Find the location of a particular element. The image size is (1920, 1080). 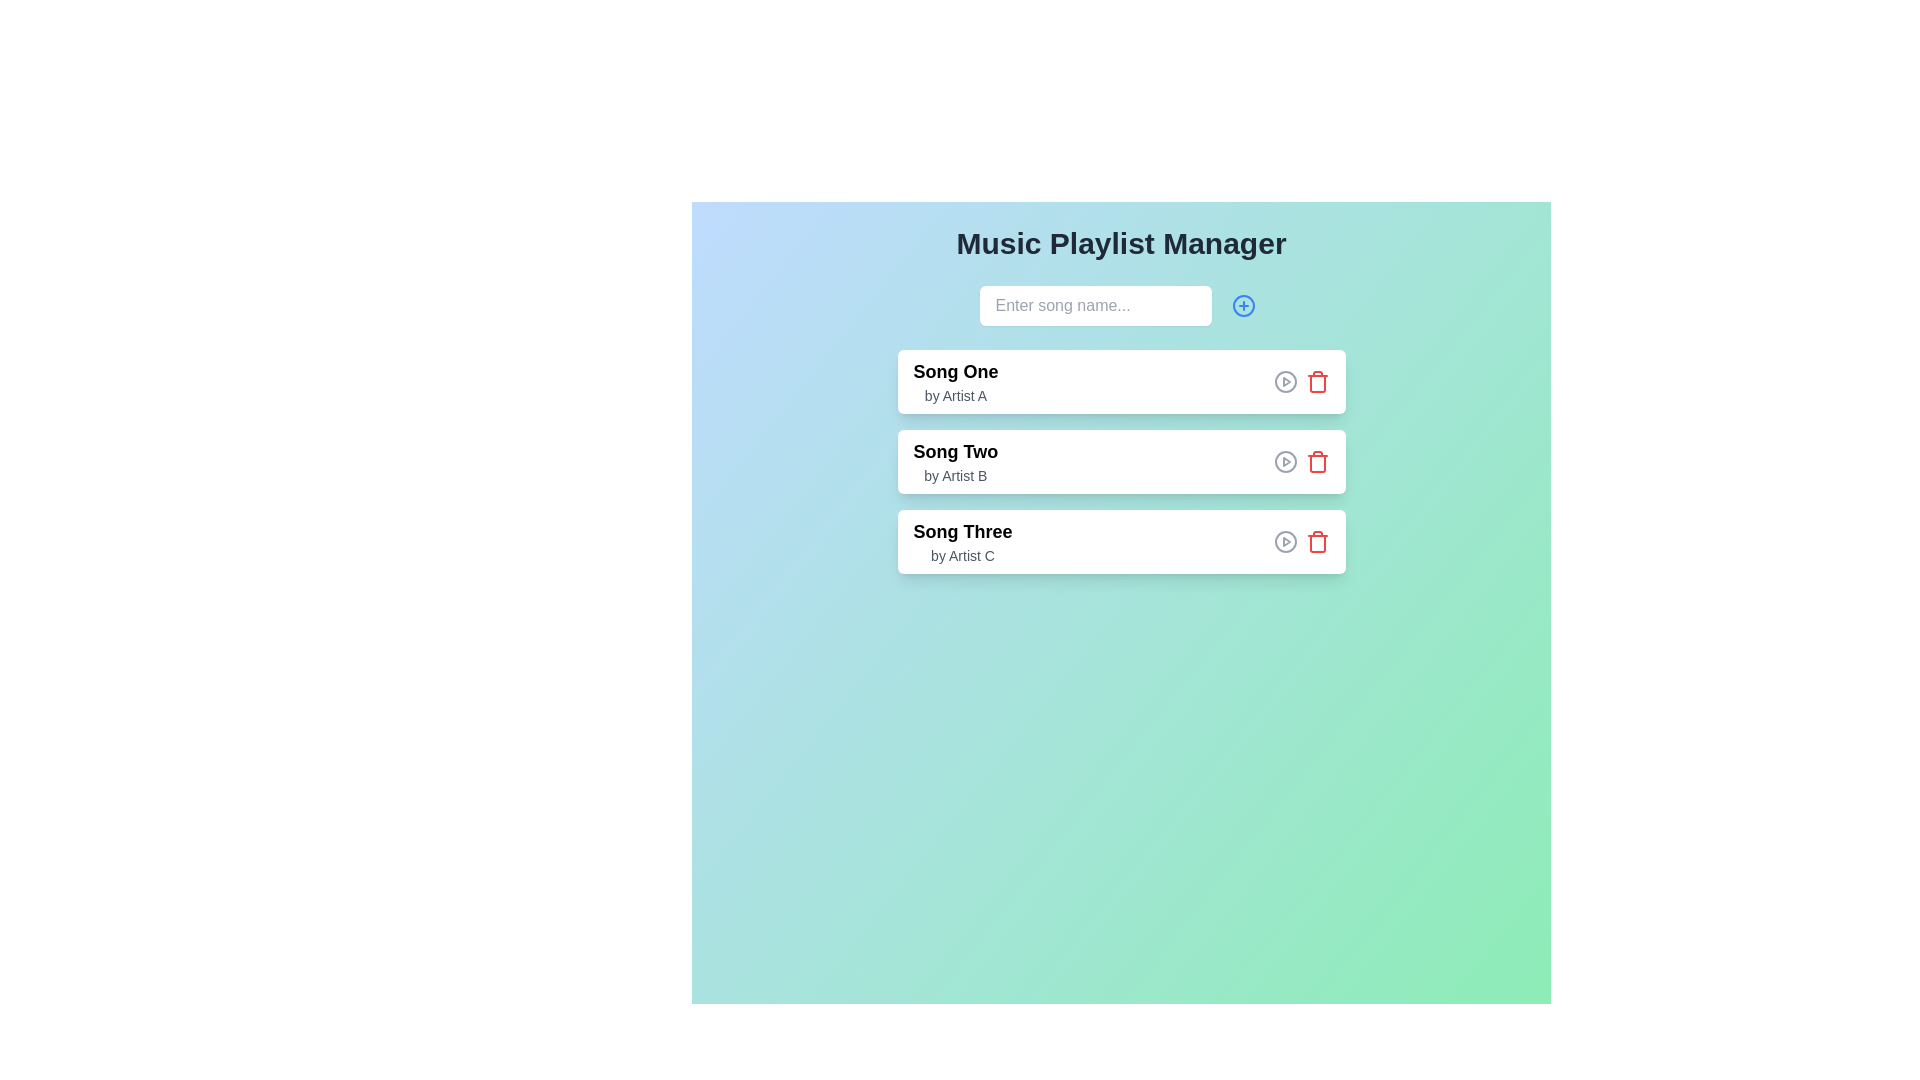

the circular element that serves as the background of the SVG icon, positioned to the right of the text input field is located at coordinates (1242, 305).